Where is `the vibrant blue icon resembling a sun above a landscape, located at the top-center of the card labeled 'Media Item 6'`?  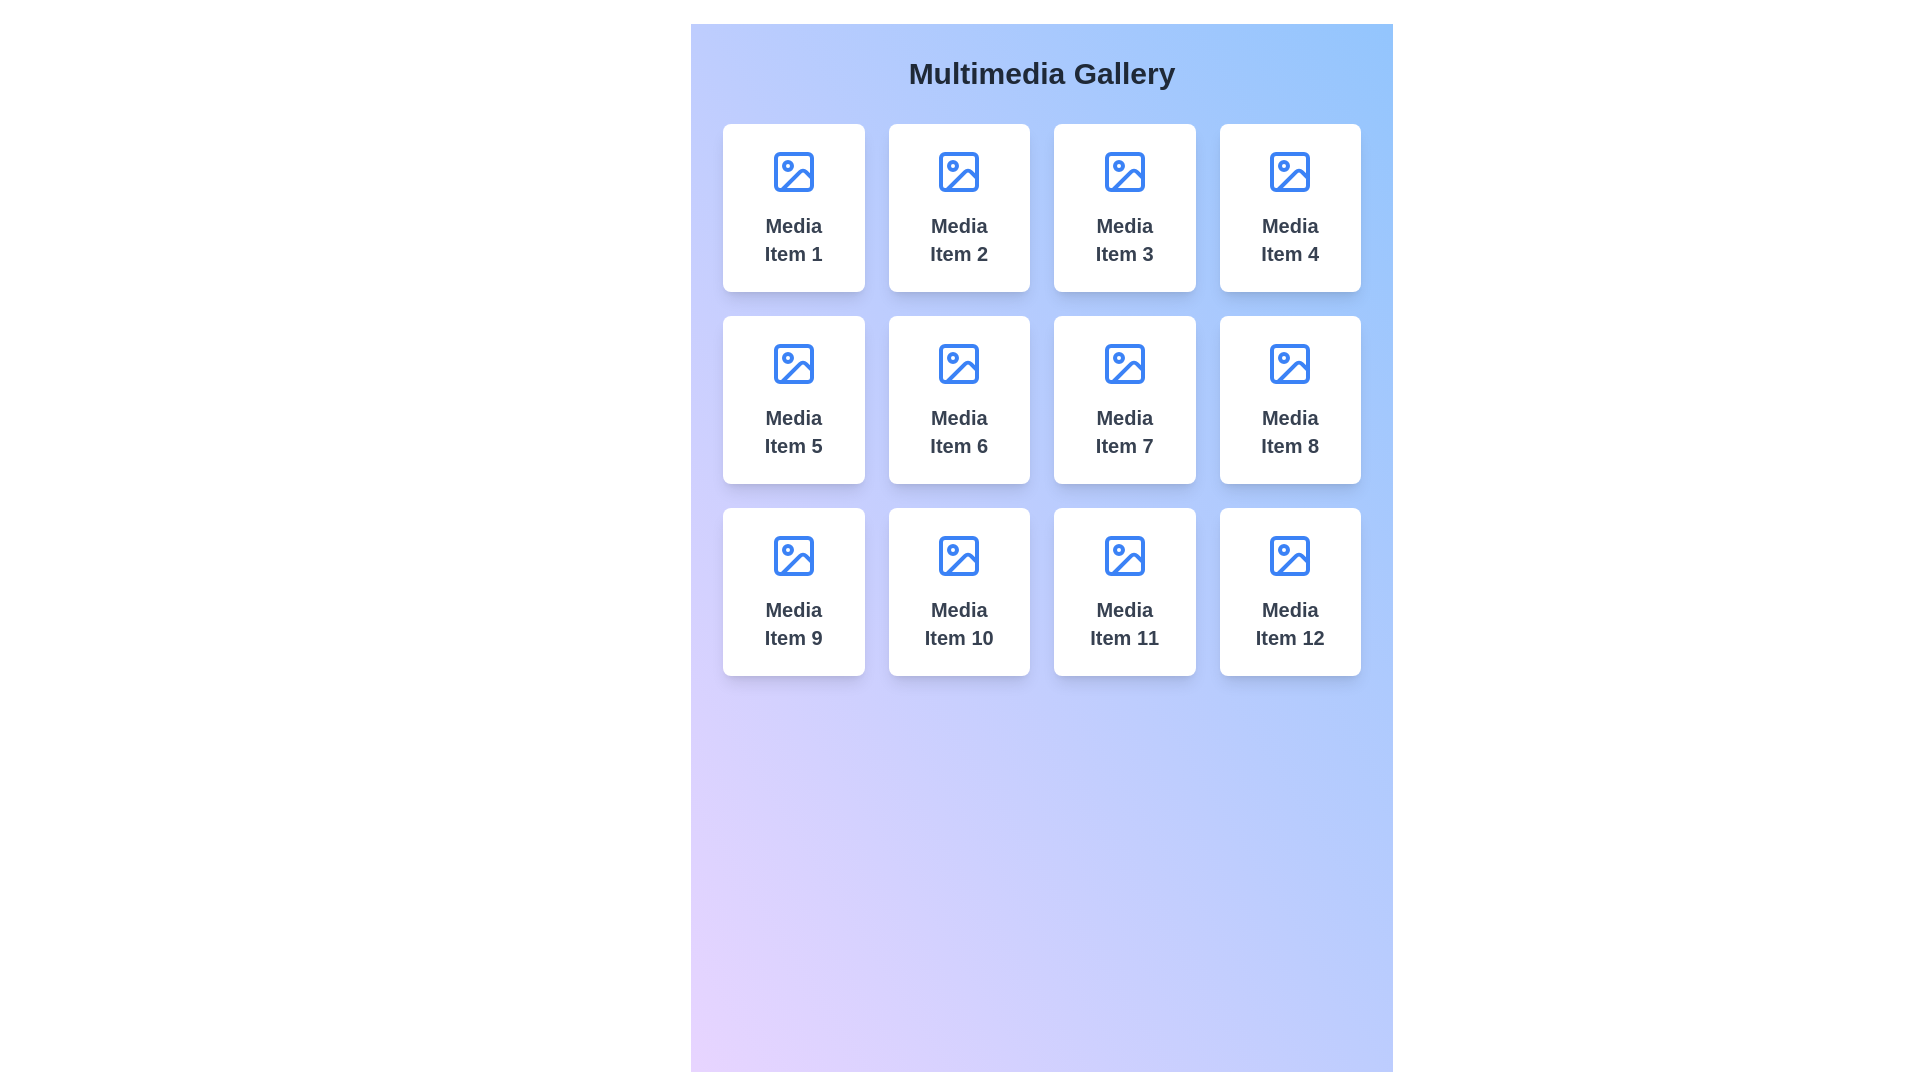
the vibrant blue icon resembling a sun above a landscape, located at the top-center of the card labeled 'Media Item 6' is located at coordinates (958, 363).